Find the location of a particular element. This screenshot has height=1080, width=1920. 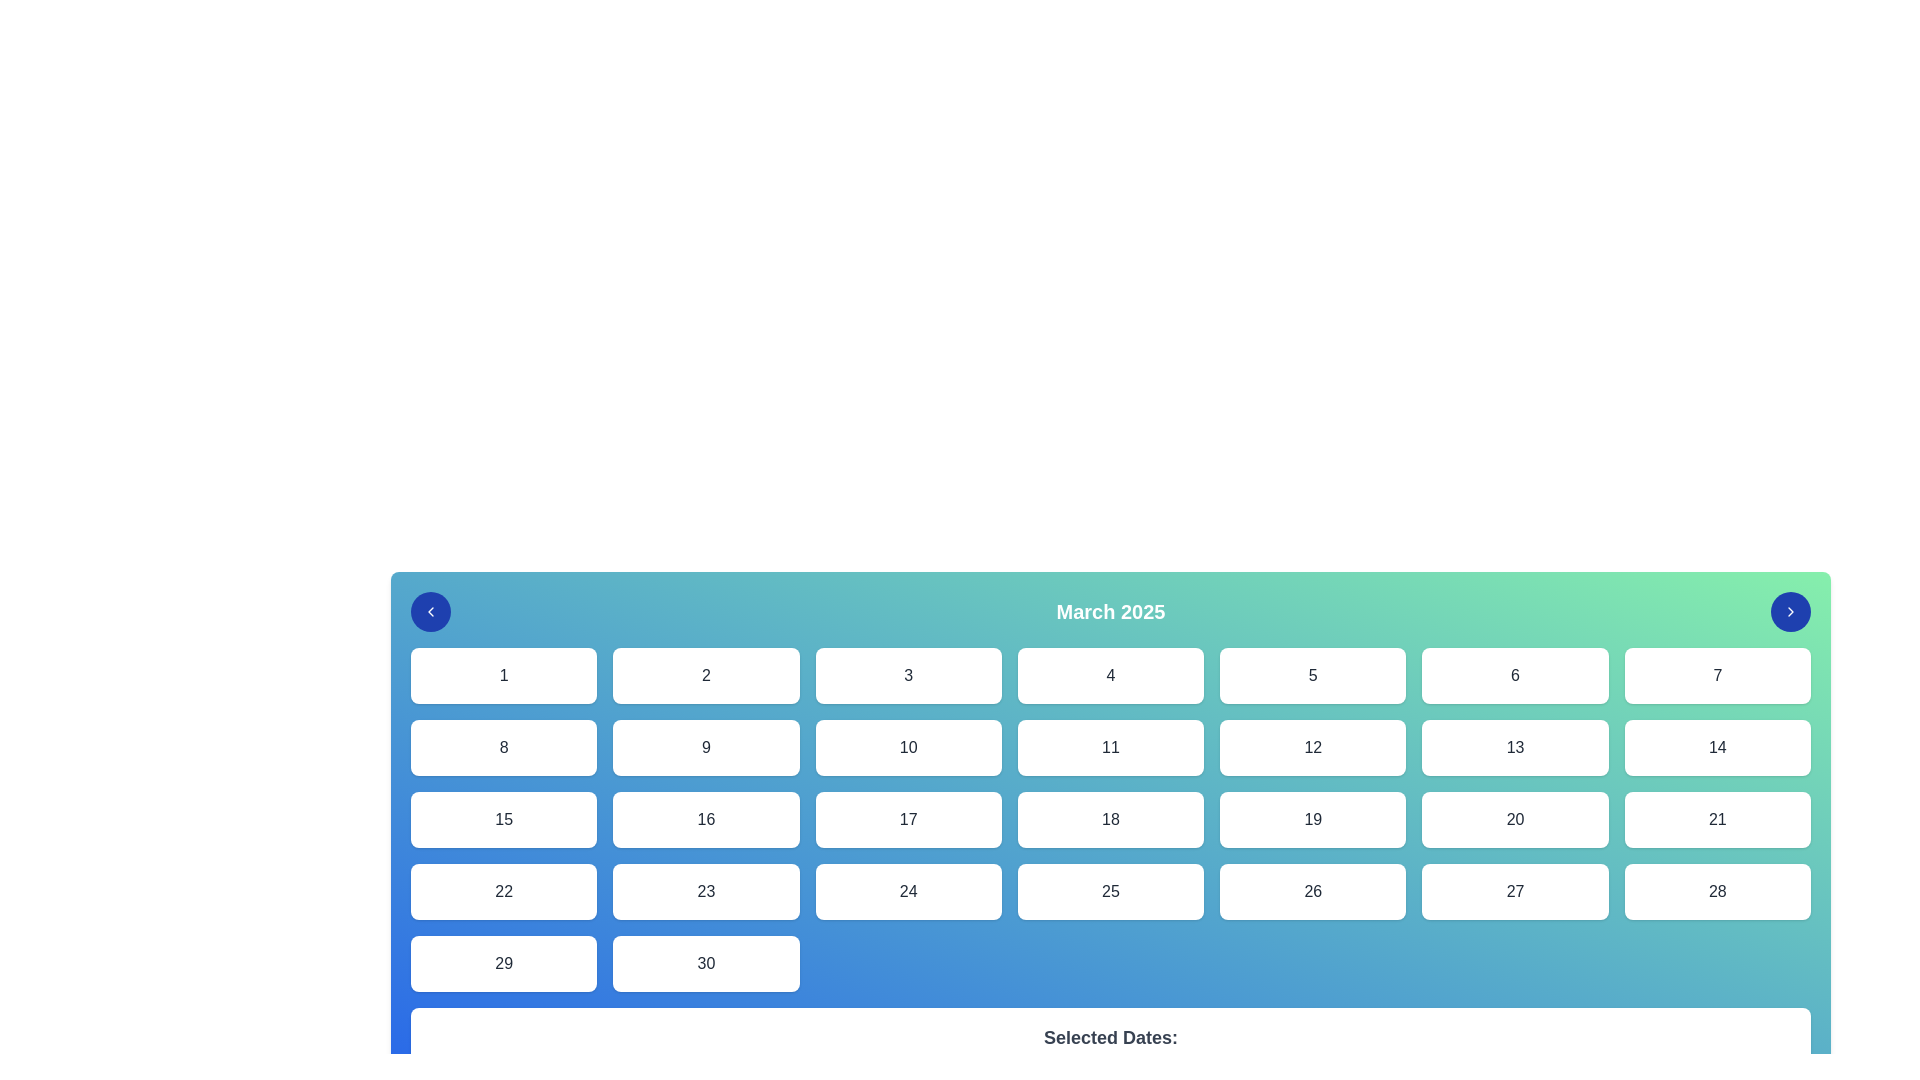

the button labeled '16' located in the fourth row and second column of the calendar grid for March 2025 to enable keyboard navigation is located at coordinates (706, 820).